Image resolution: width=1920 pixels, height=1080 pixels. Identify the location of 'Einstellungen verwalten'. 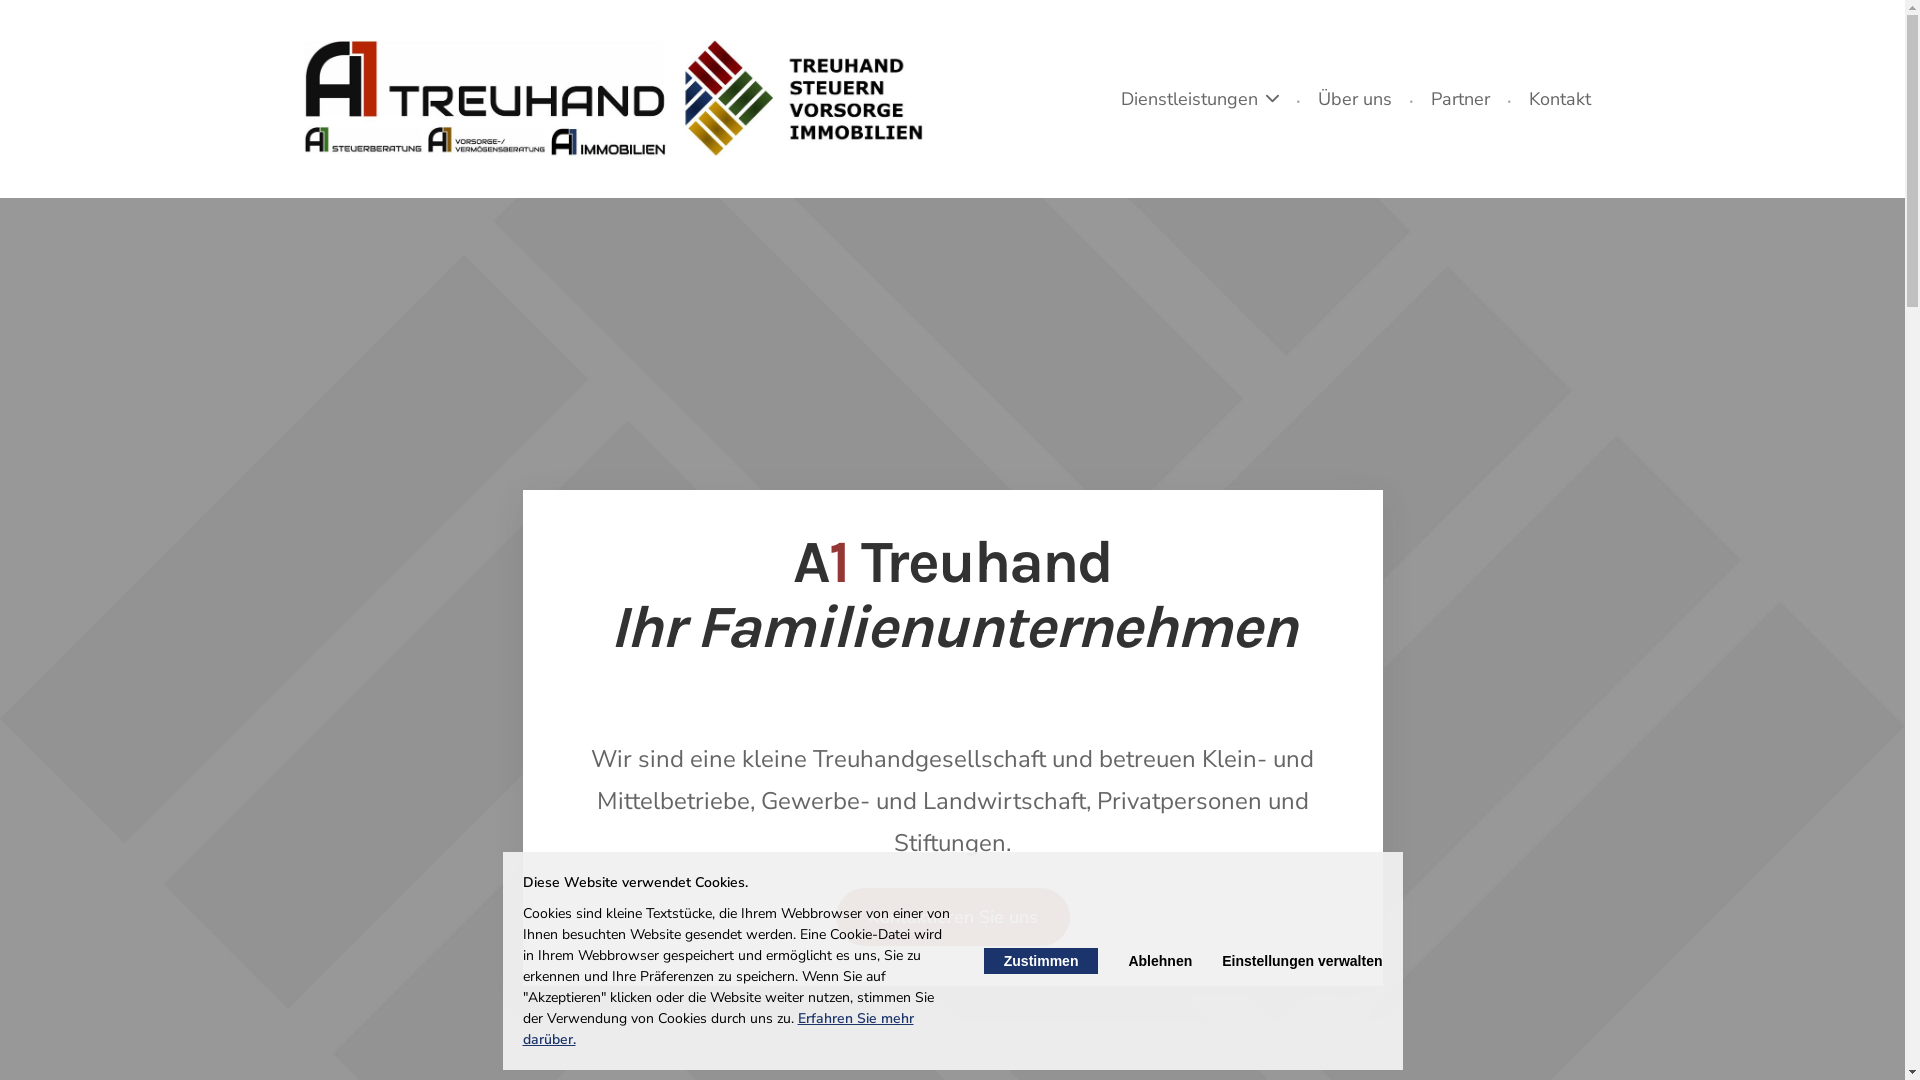
(1221, 959).